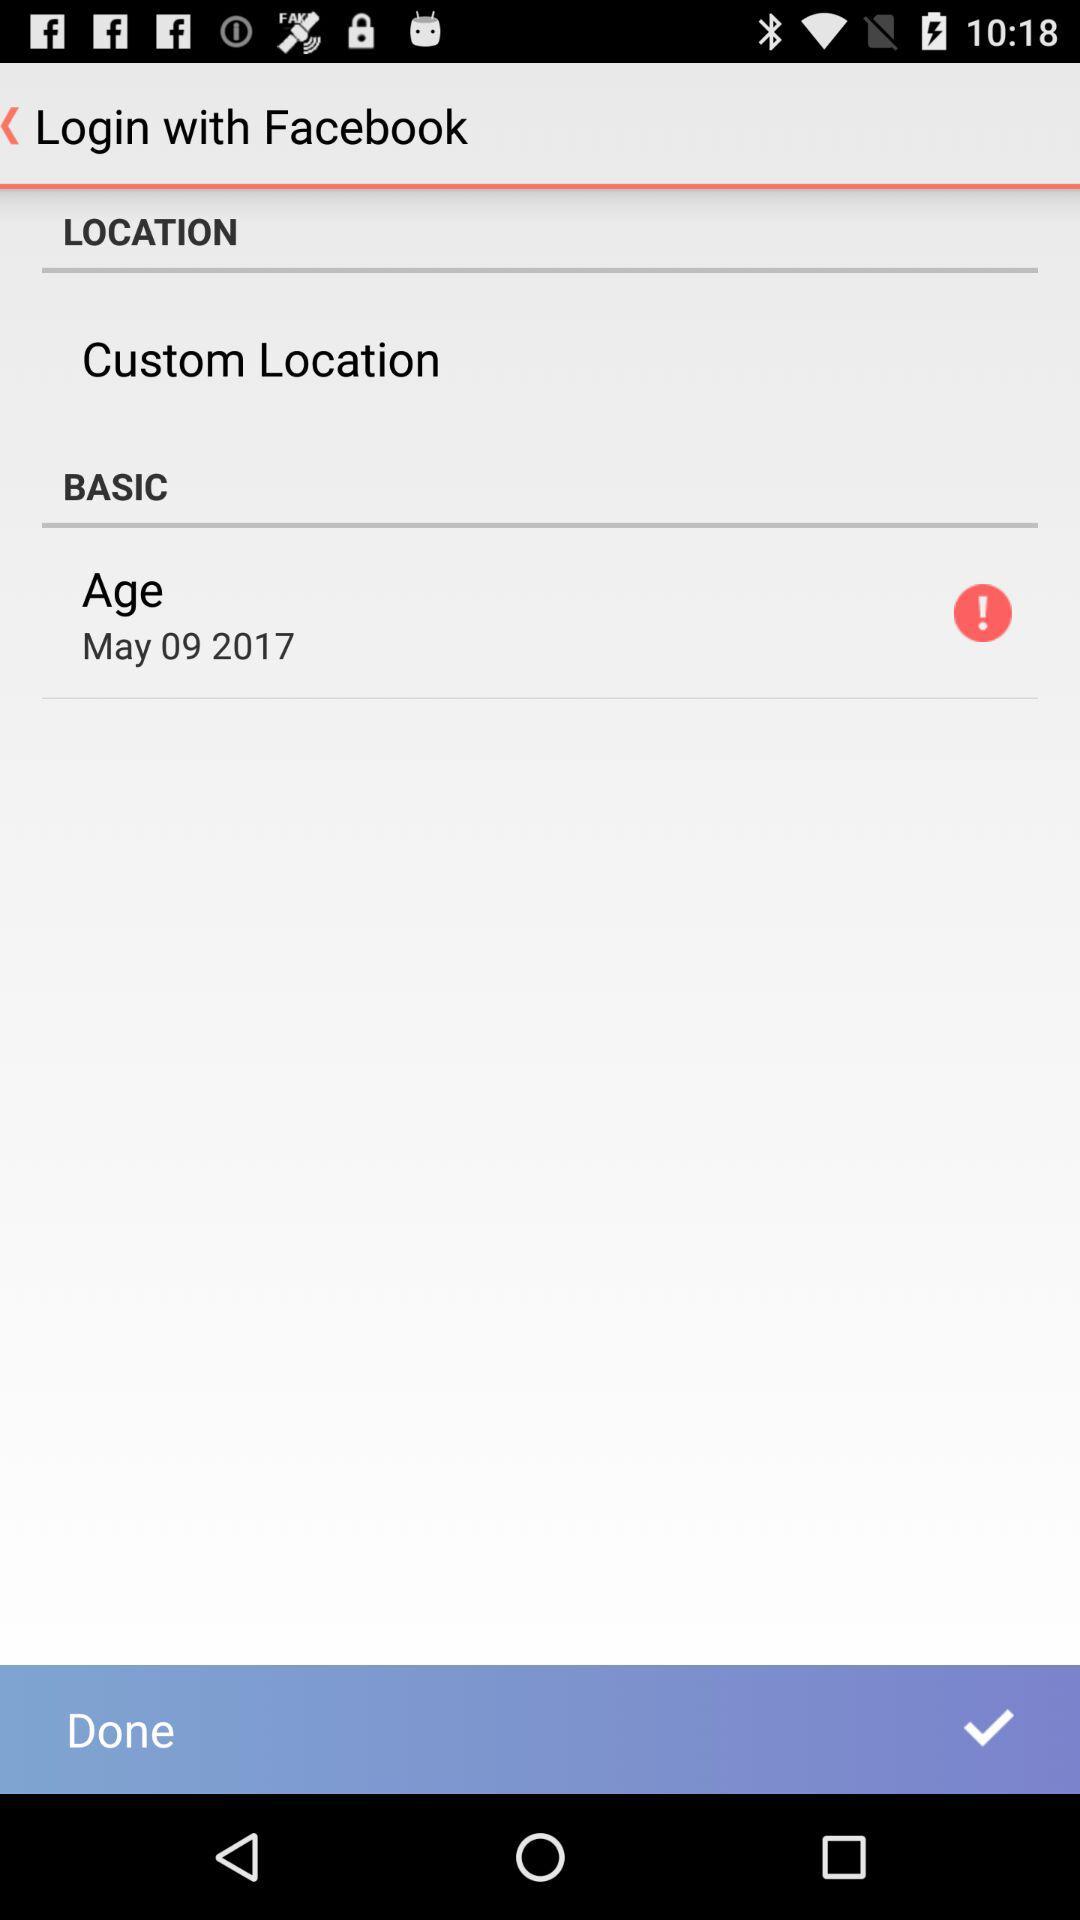 The width and height of the screenshot is (1080, 1920). I want to click on the age icon, so click(122, 587).